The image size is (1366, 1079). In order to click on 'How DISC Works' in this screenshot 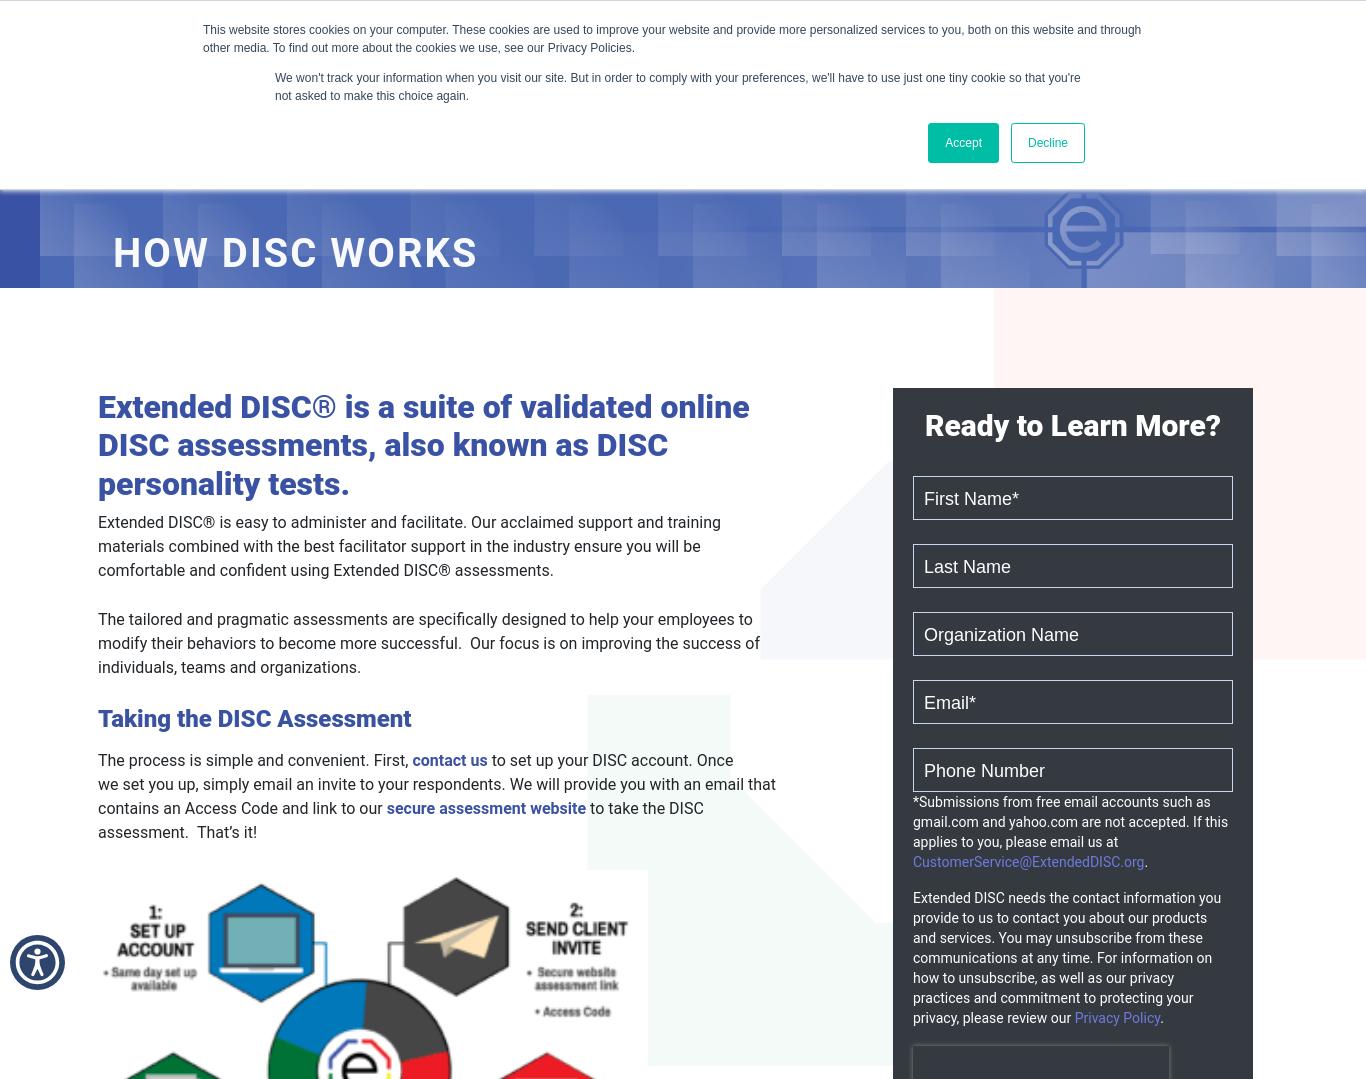, I will do `click(112, 252)`.